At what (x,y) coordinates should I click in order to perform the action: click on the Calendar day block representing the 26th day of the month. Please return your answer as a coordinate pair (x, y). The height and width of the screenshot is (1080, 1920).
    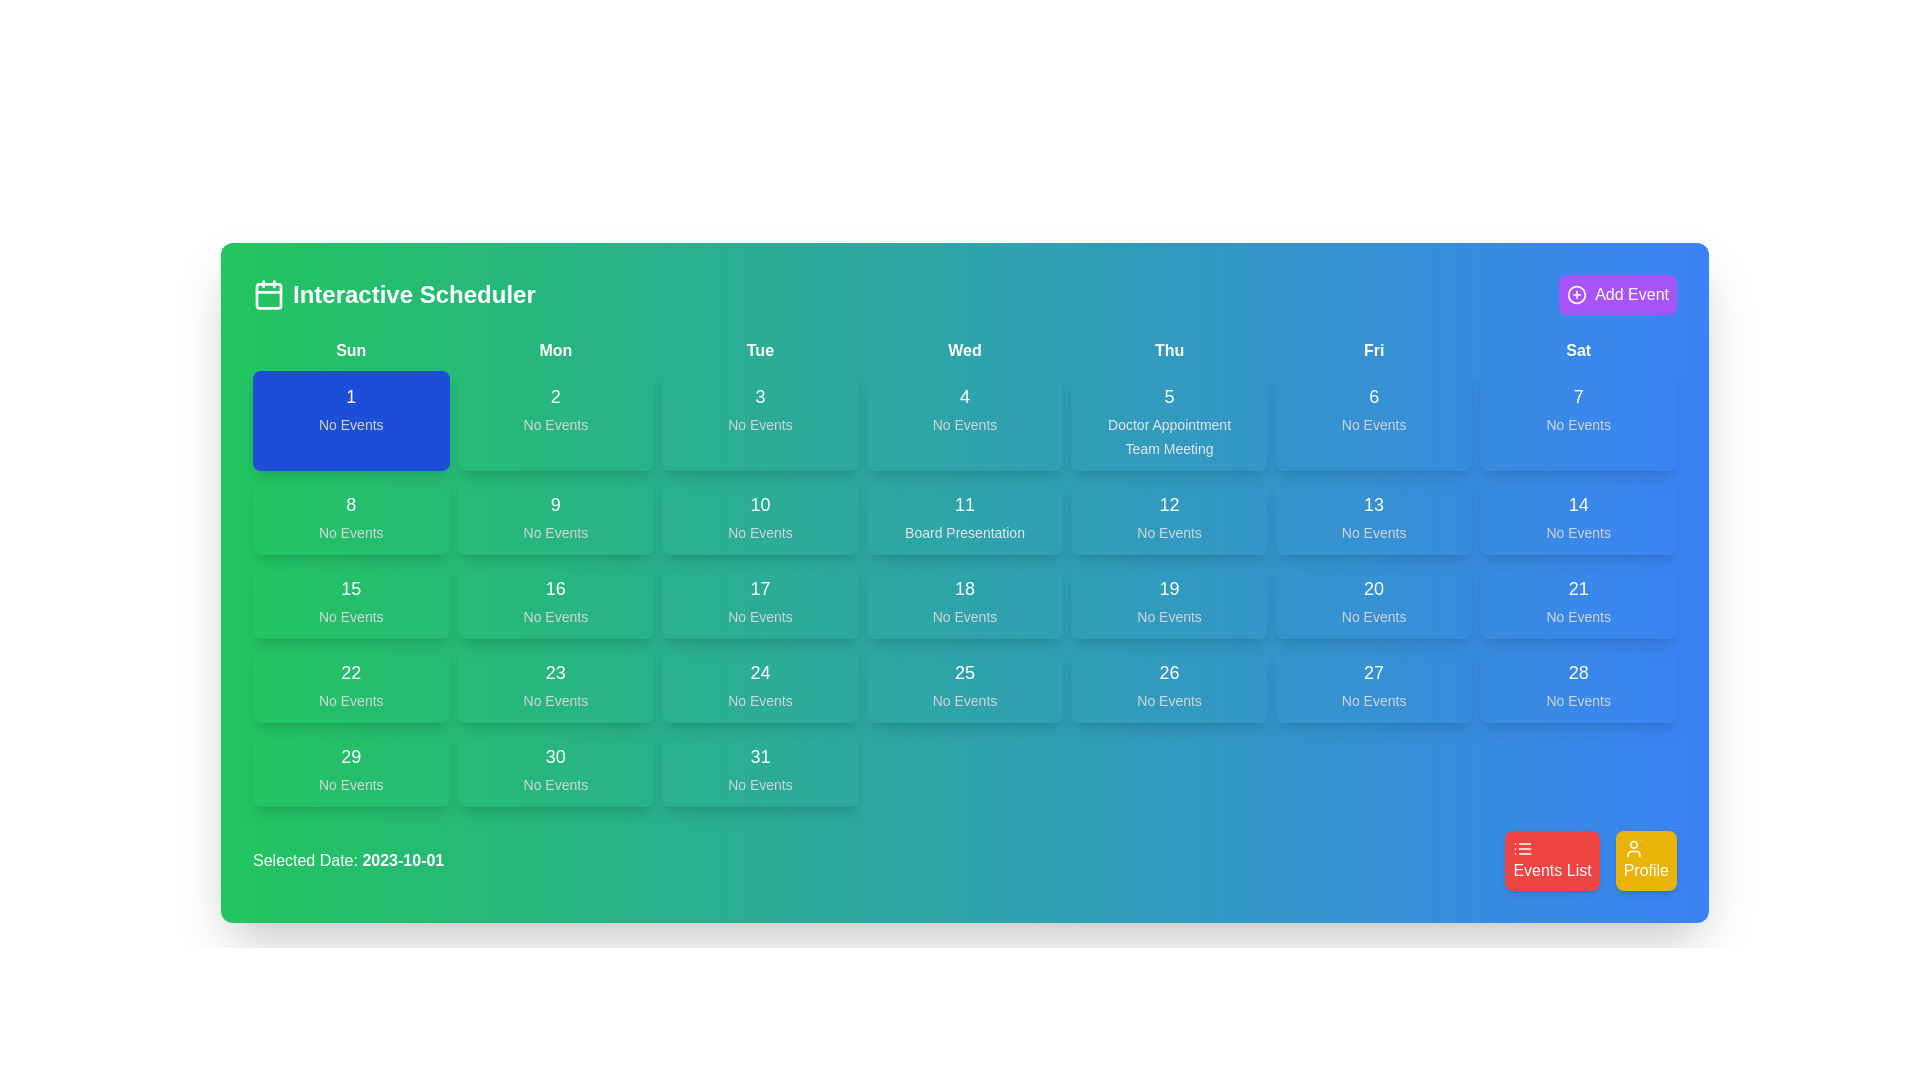
    Looking at the image, I should click on (1169, 684).